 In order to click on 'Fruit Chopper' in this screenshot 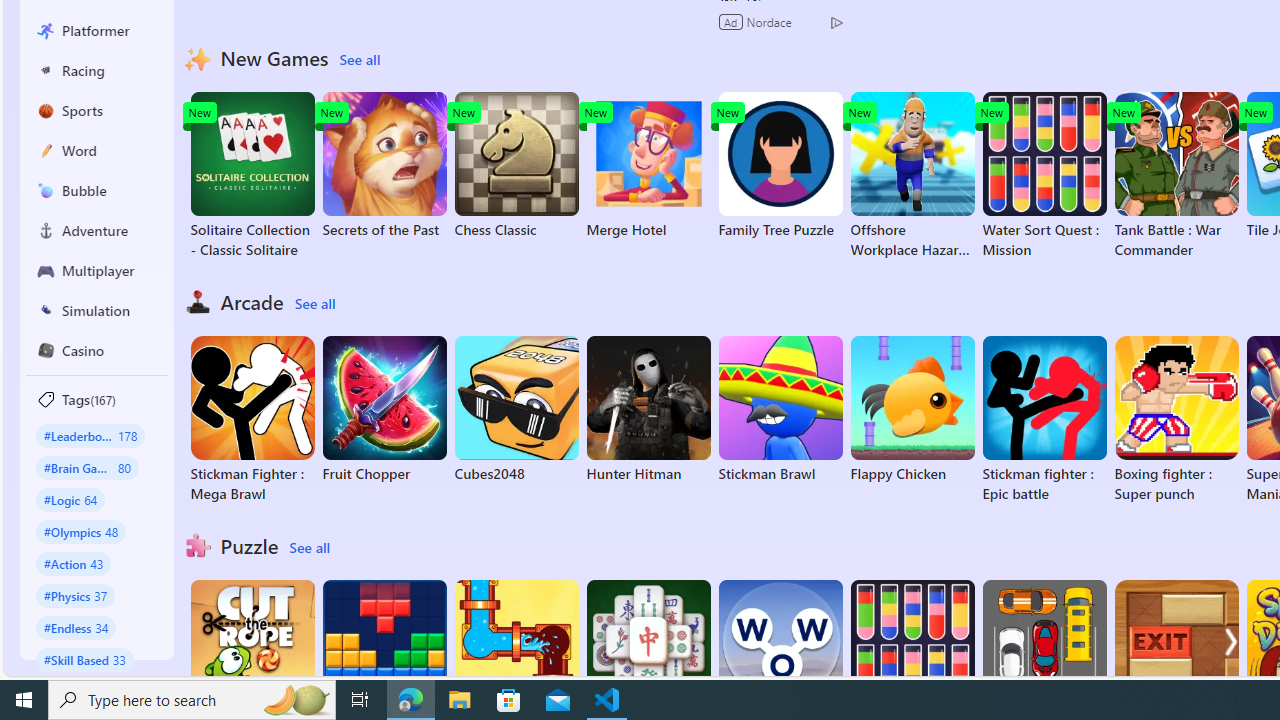, I will do `click(384, 409)`.